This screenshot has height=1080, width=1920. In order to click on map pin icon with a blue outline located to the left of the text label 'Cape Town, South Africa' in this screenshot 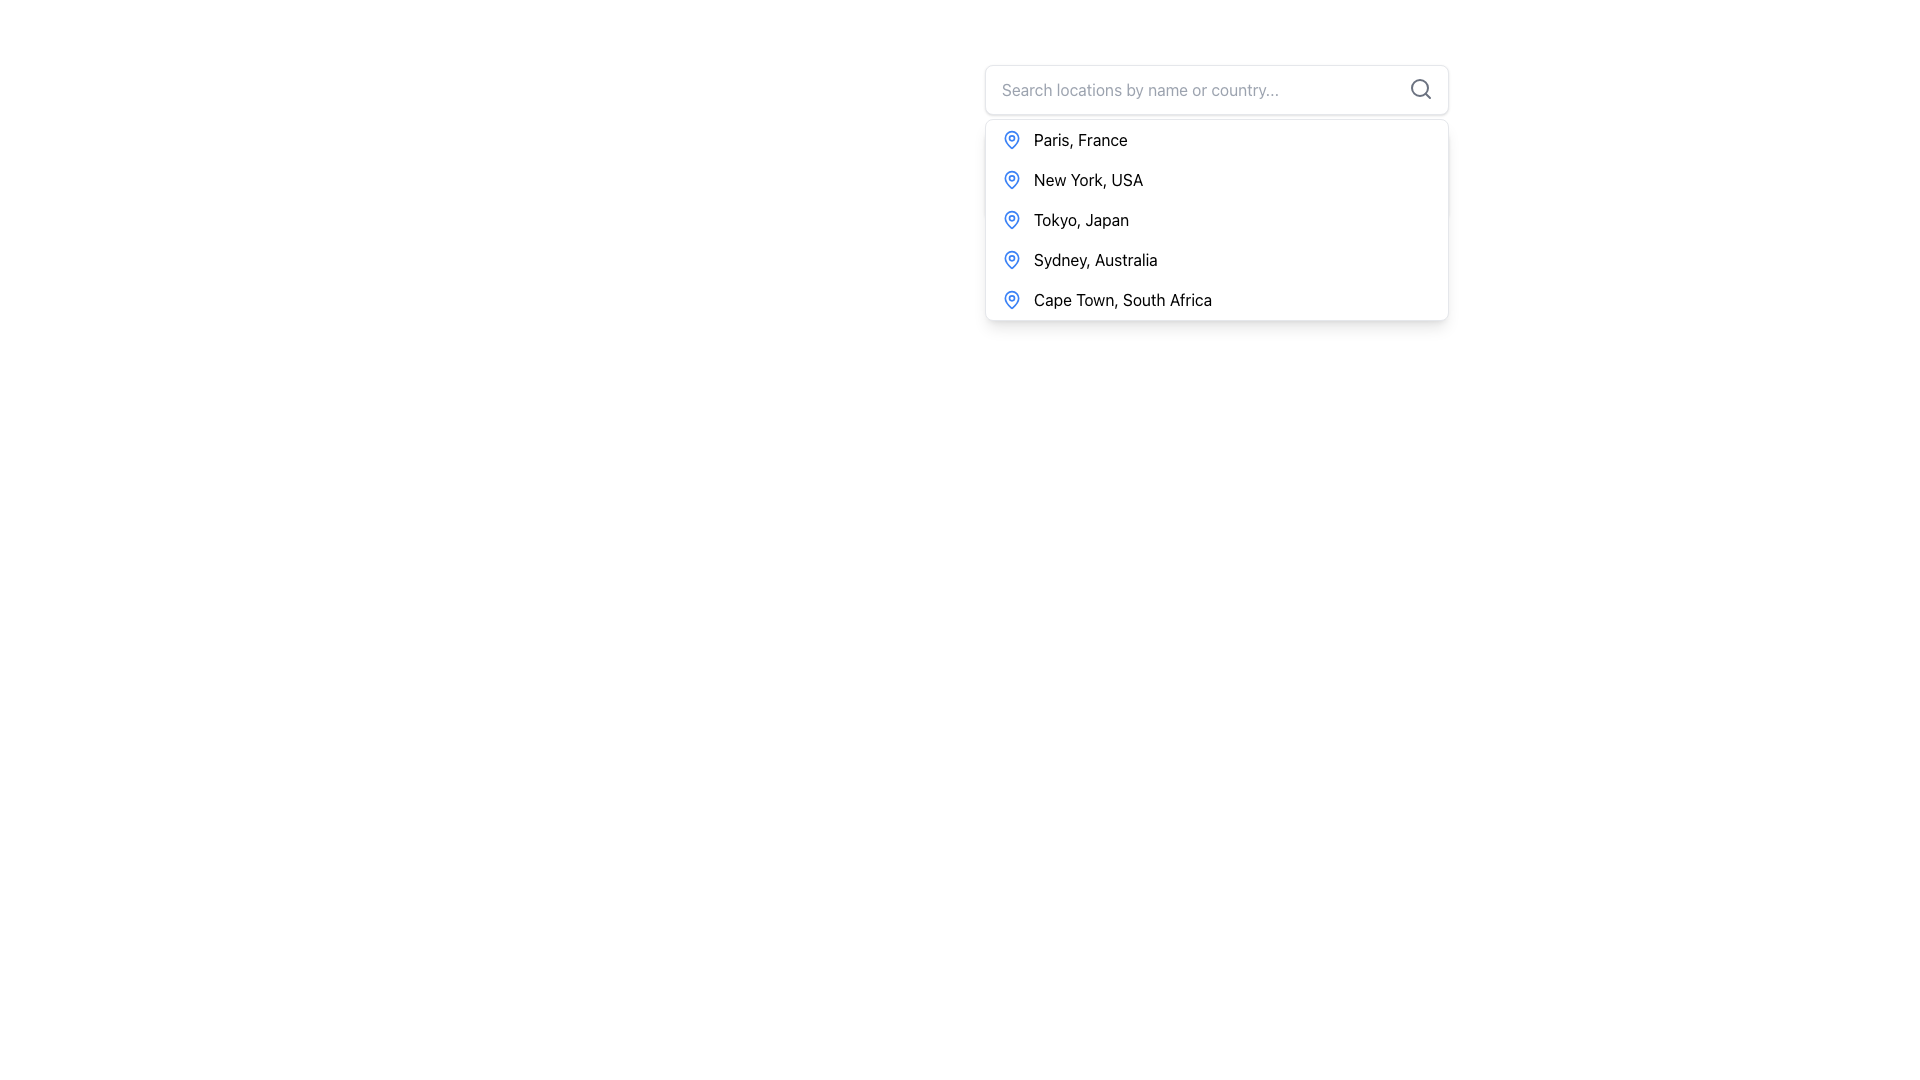, I will do `click(1012, 300)`.